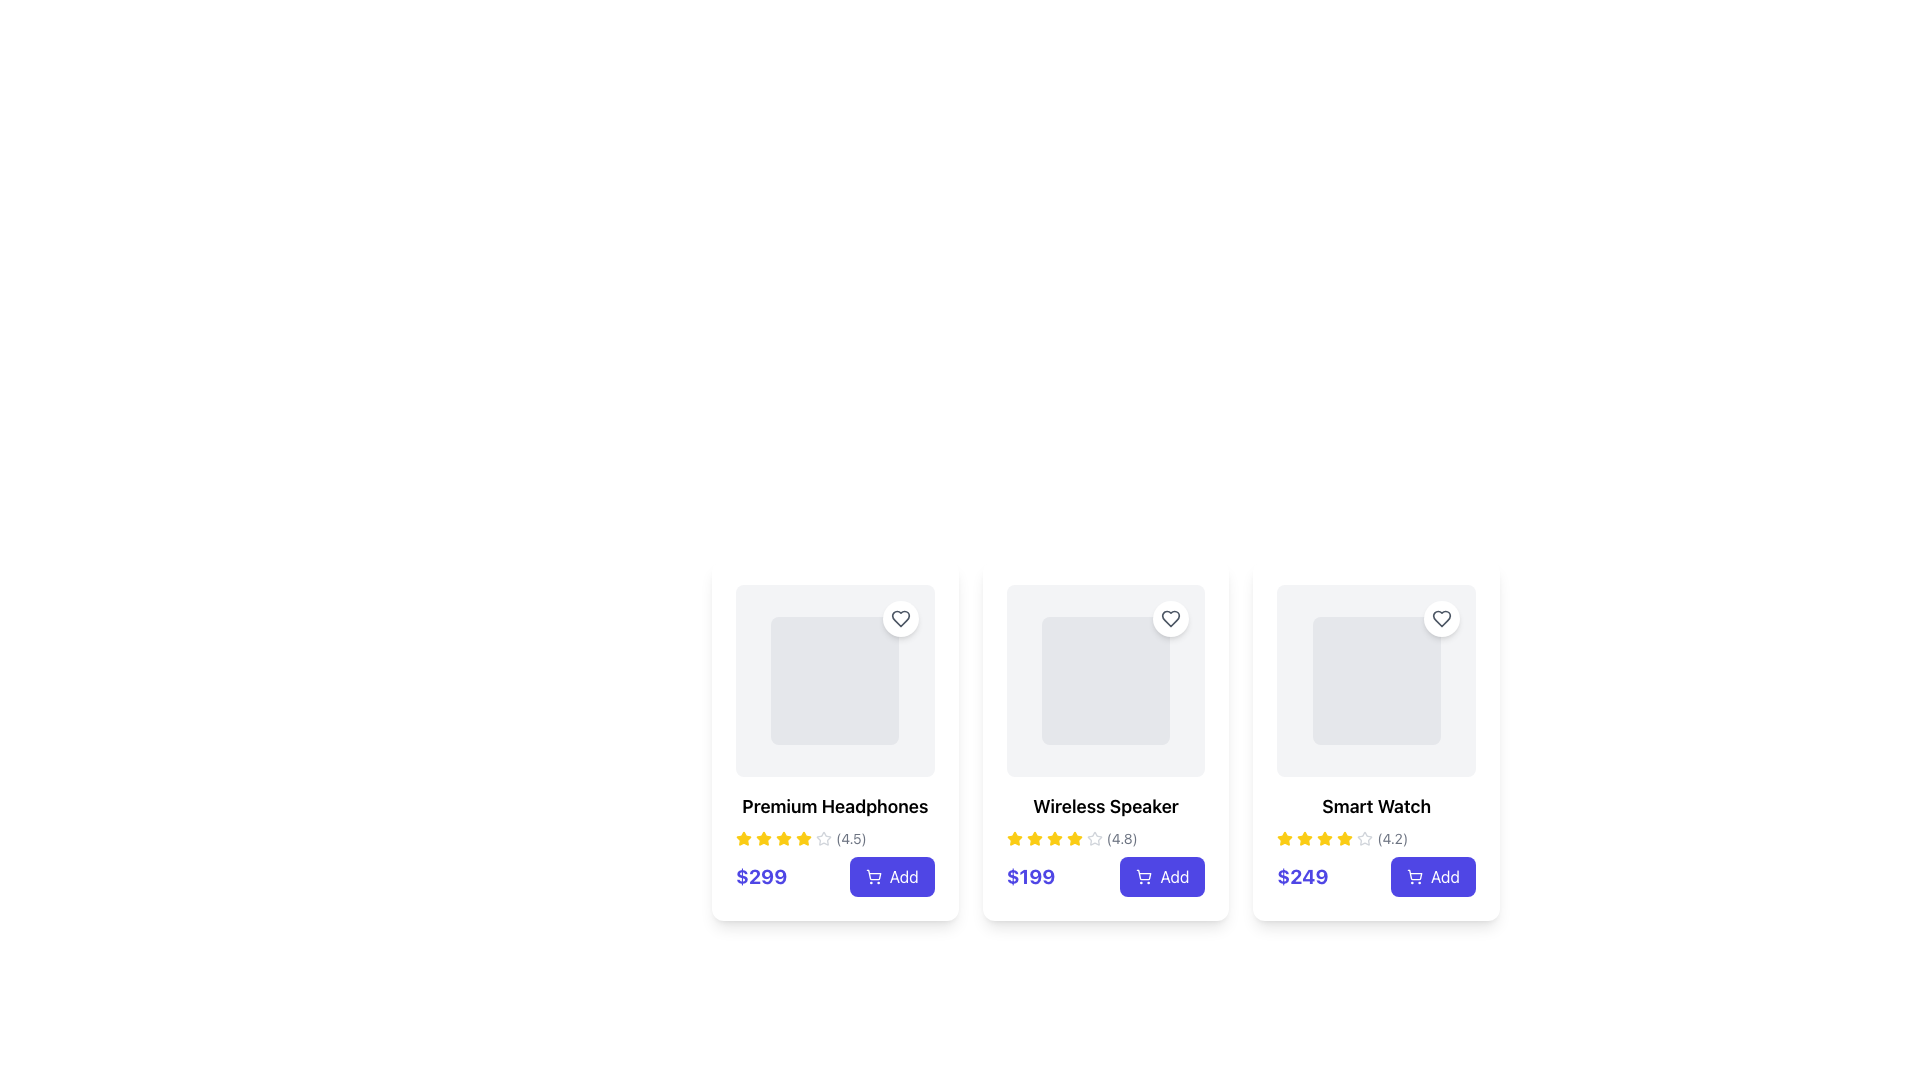 This screenshot has width=1920, height=1080. I want to click on price displayed in the prominent indigo colored label showing '$199', located within the product card for 'Wireless Speaker', positioned below the star rating and aligned to the left, so click(1031, 875).